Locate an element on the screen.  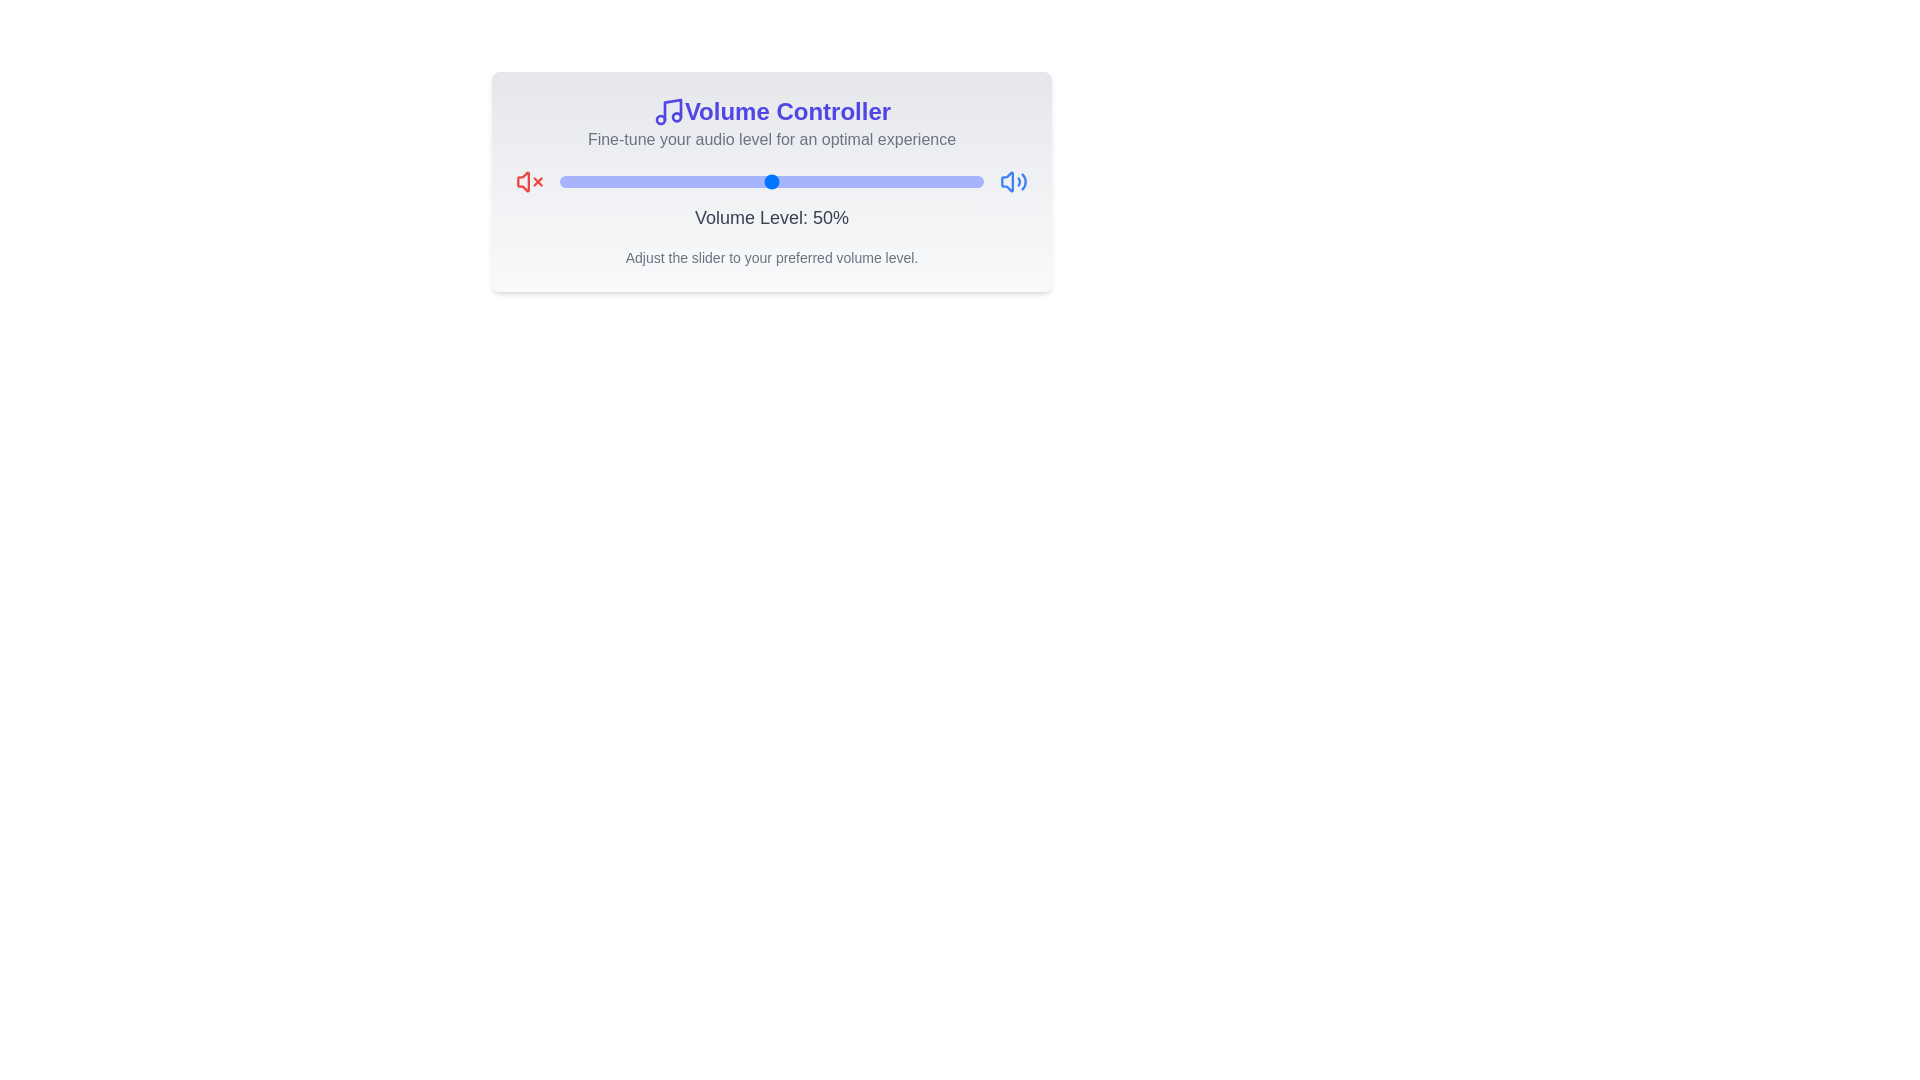
the volume slider to set the volume to 78% is located at coordinates (889, 181).